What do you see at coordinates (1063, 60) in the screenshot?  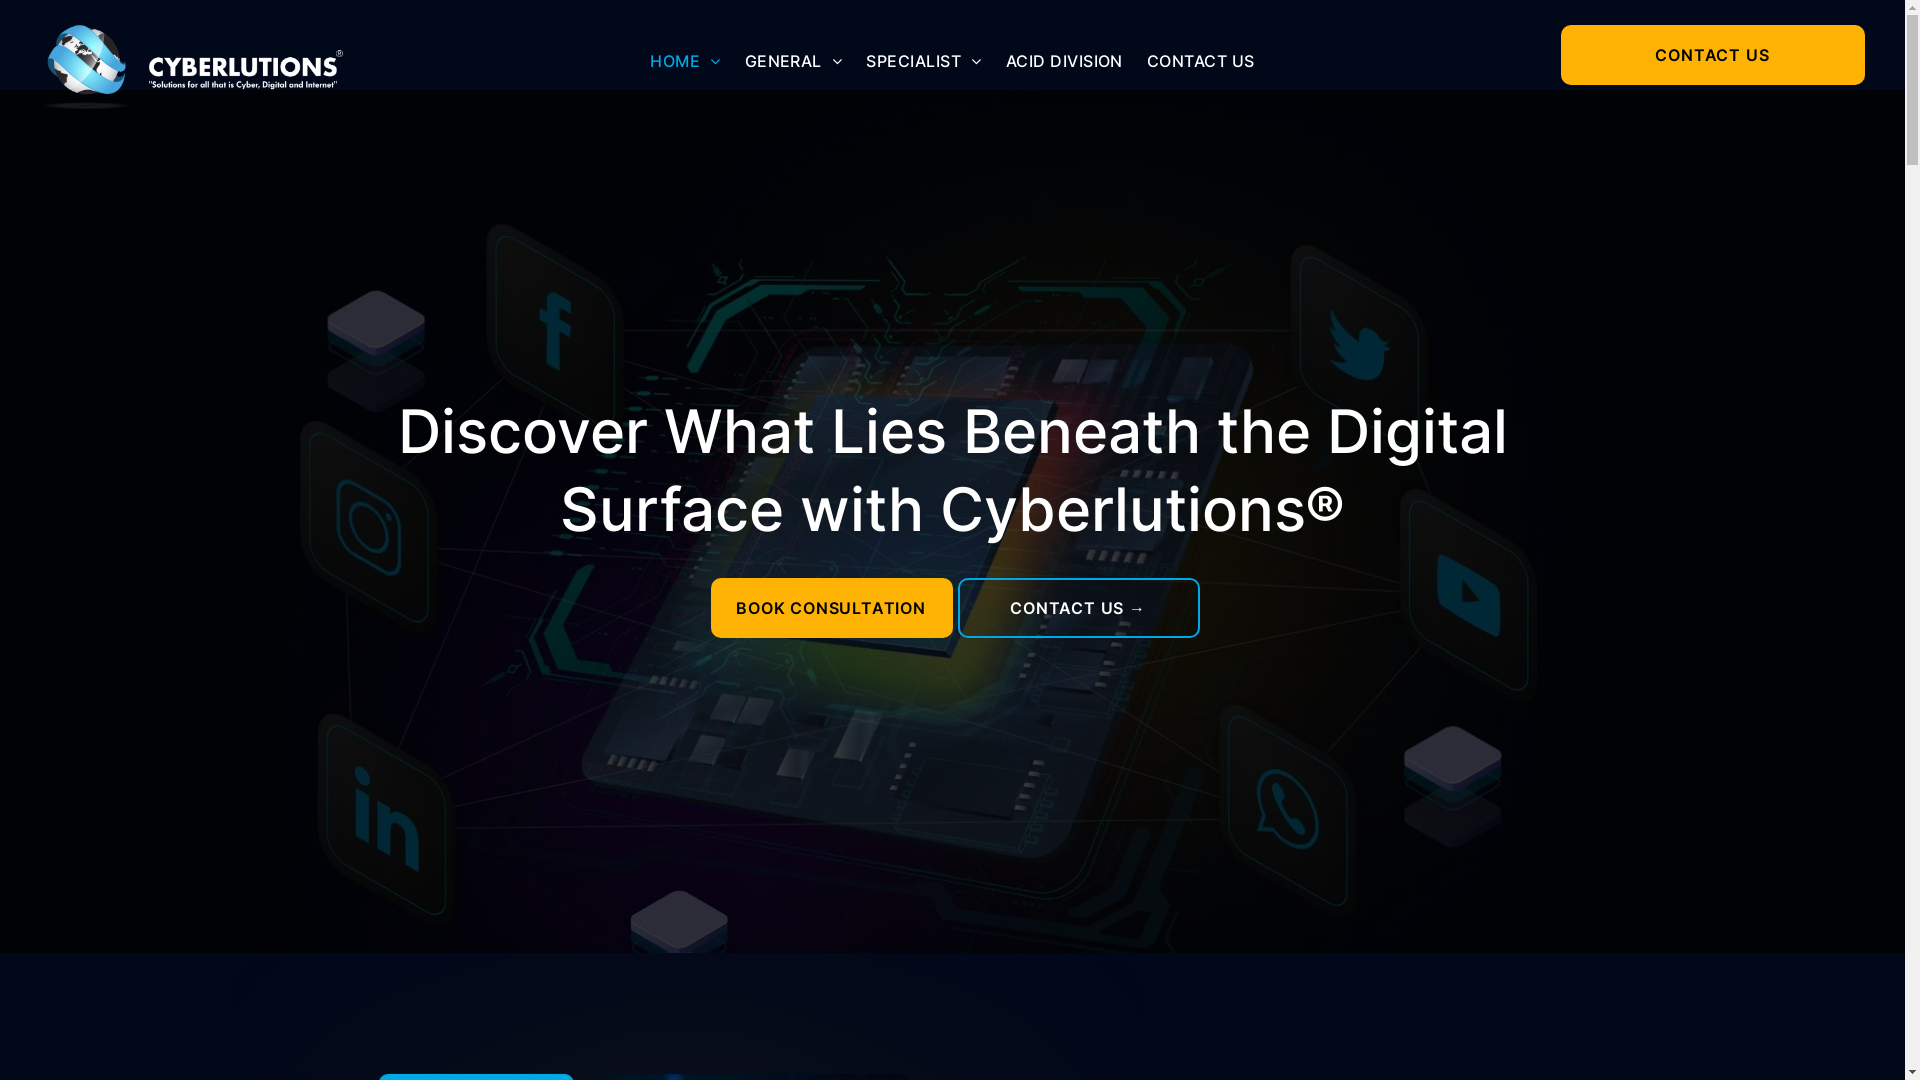 I see `'ACID DIVISION'` at bounding box center [1063, 60].